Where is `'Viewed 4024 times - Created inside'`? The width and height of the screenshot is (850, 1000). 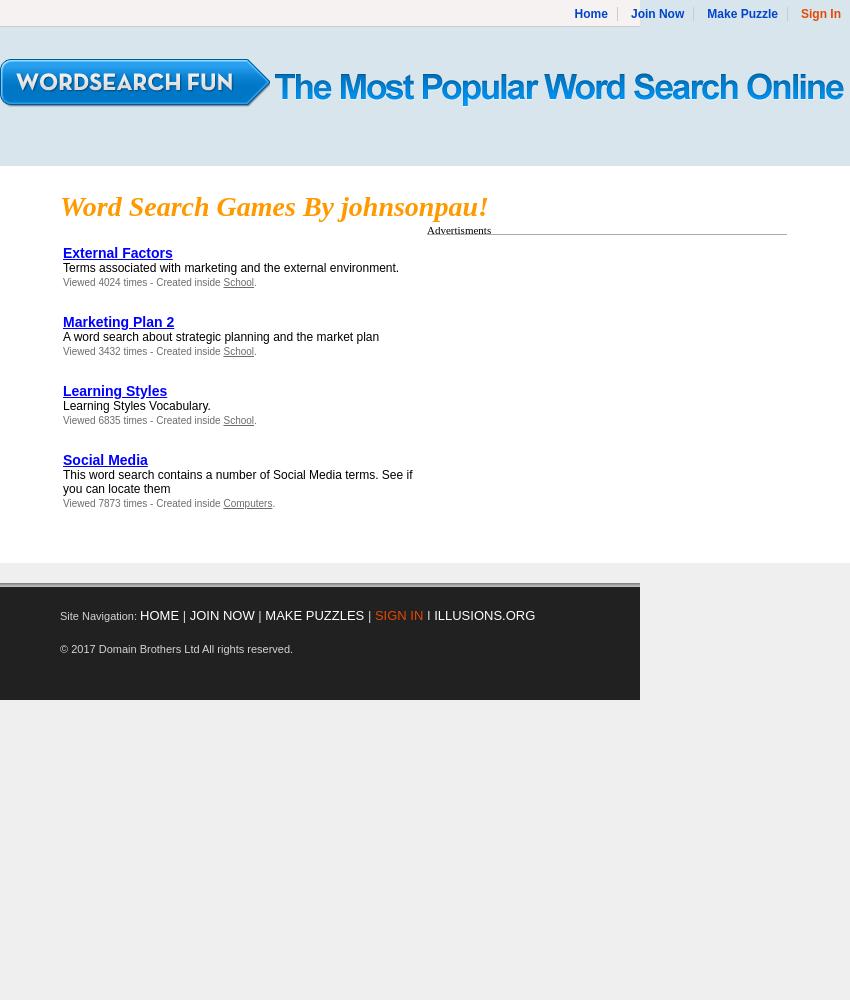
'Viewed 4024 times - Created inside' is located at coordinates (62, 282).